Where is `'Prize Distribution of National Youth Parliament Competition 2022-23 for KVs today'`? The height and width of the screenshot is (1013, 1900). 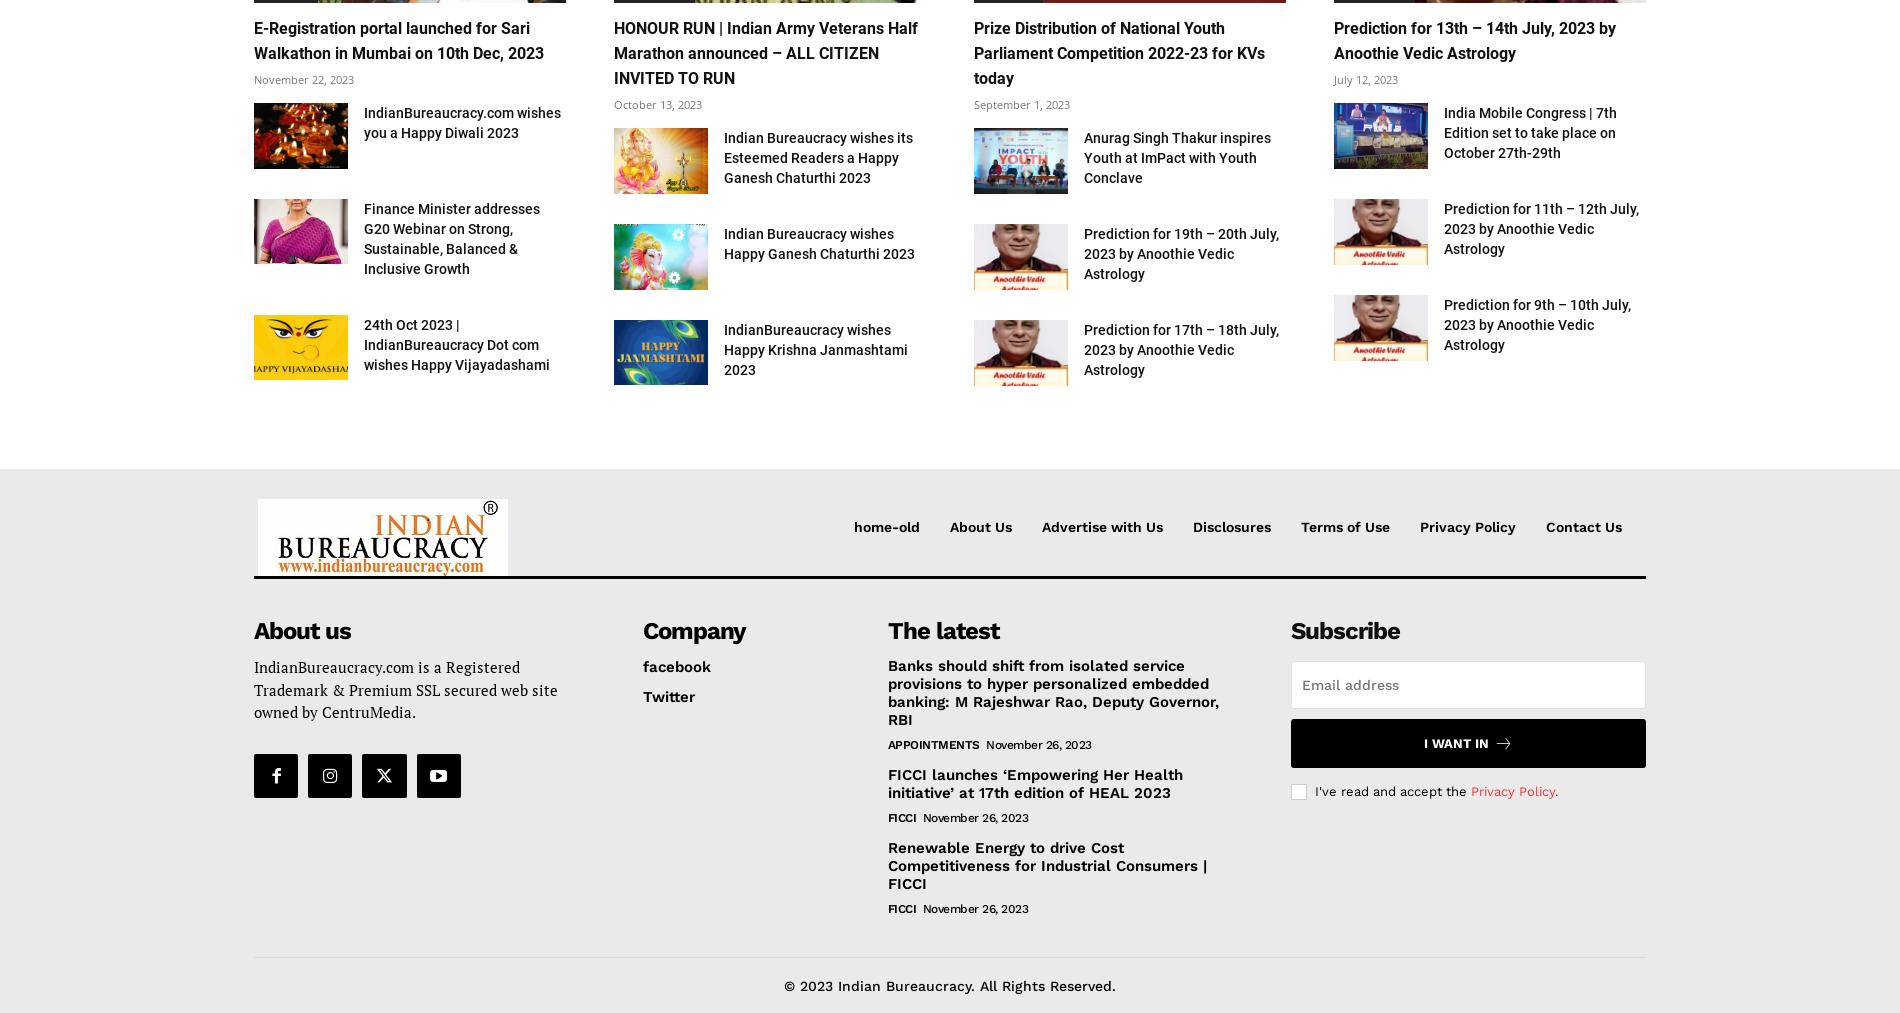 'Prize Distribution of National Youth Parliament Competition 2022-23 for KVs today' is located at coordinates (1119, 52).